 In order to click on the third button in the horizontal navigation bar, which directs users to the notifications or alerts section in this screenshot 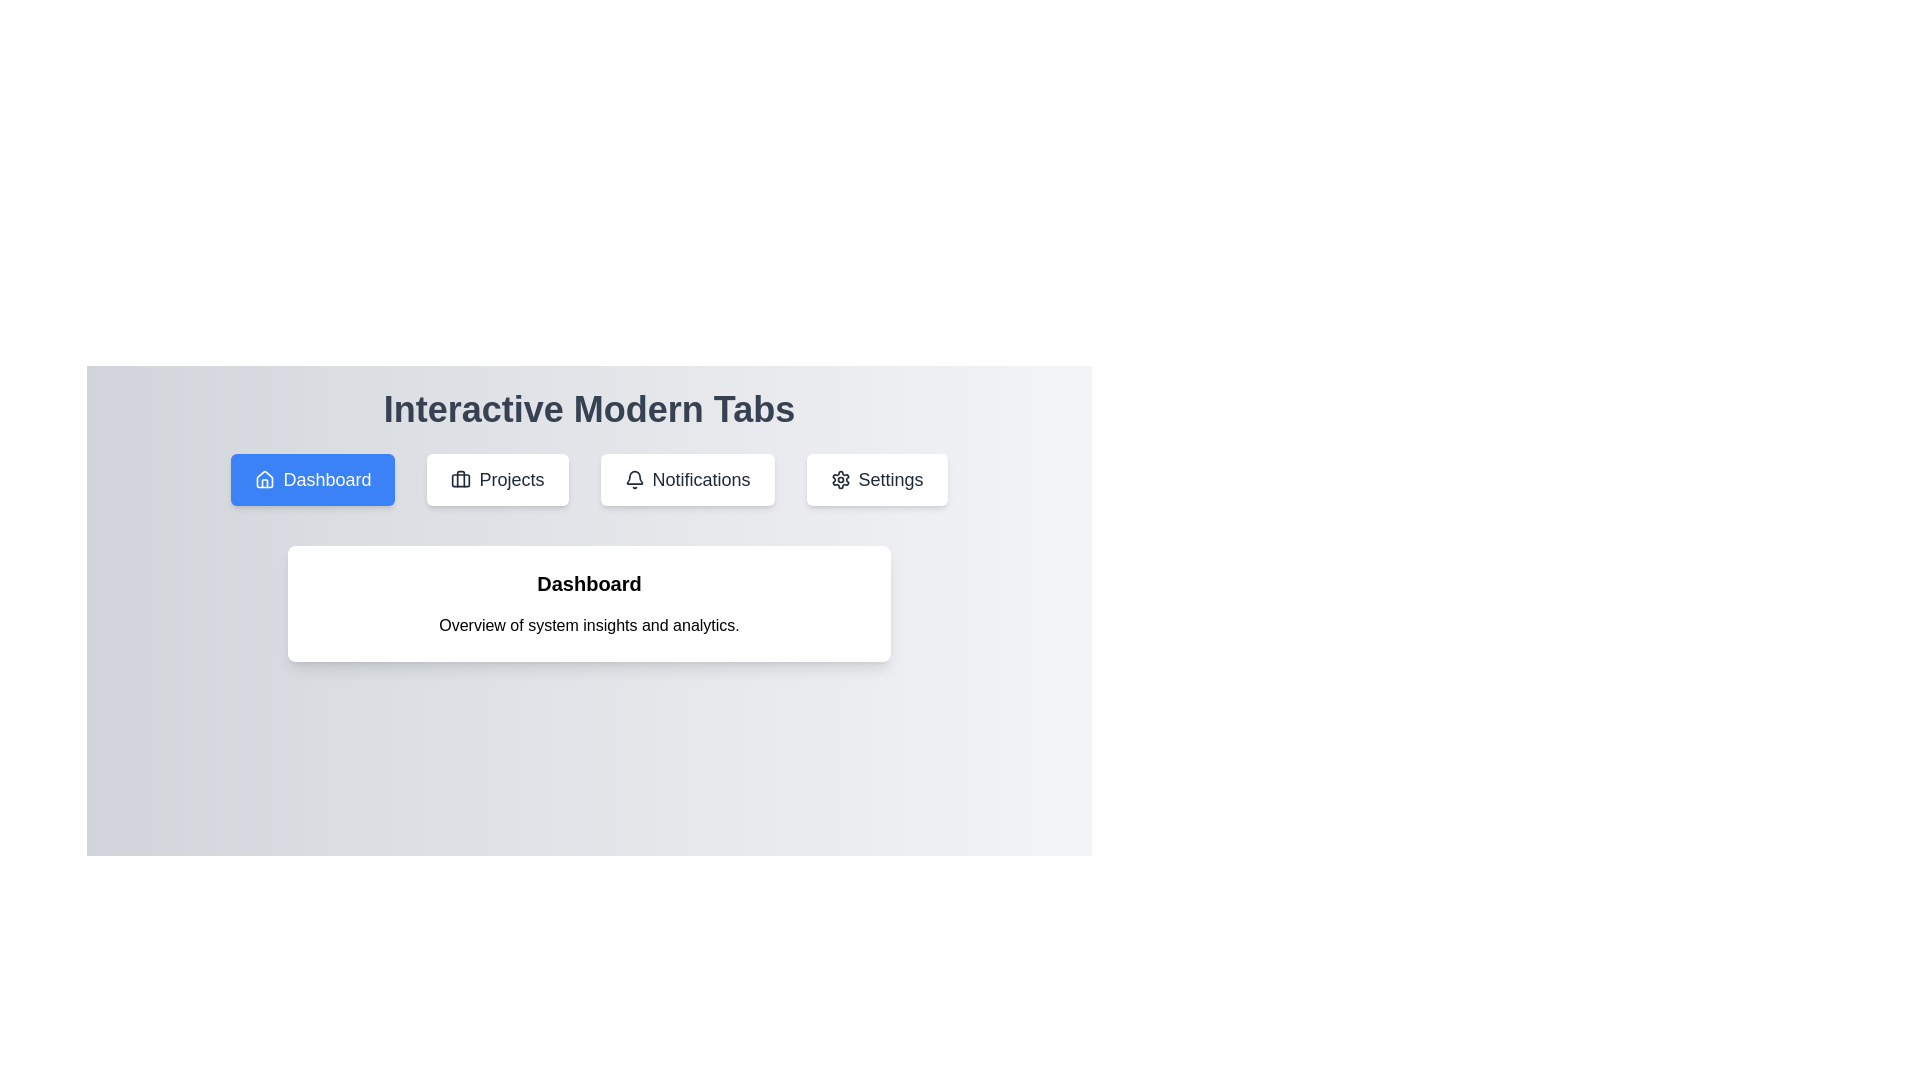, I will do `click(687, 479)`.